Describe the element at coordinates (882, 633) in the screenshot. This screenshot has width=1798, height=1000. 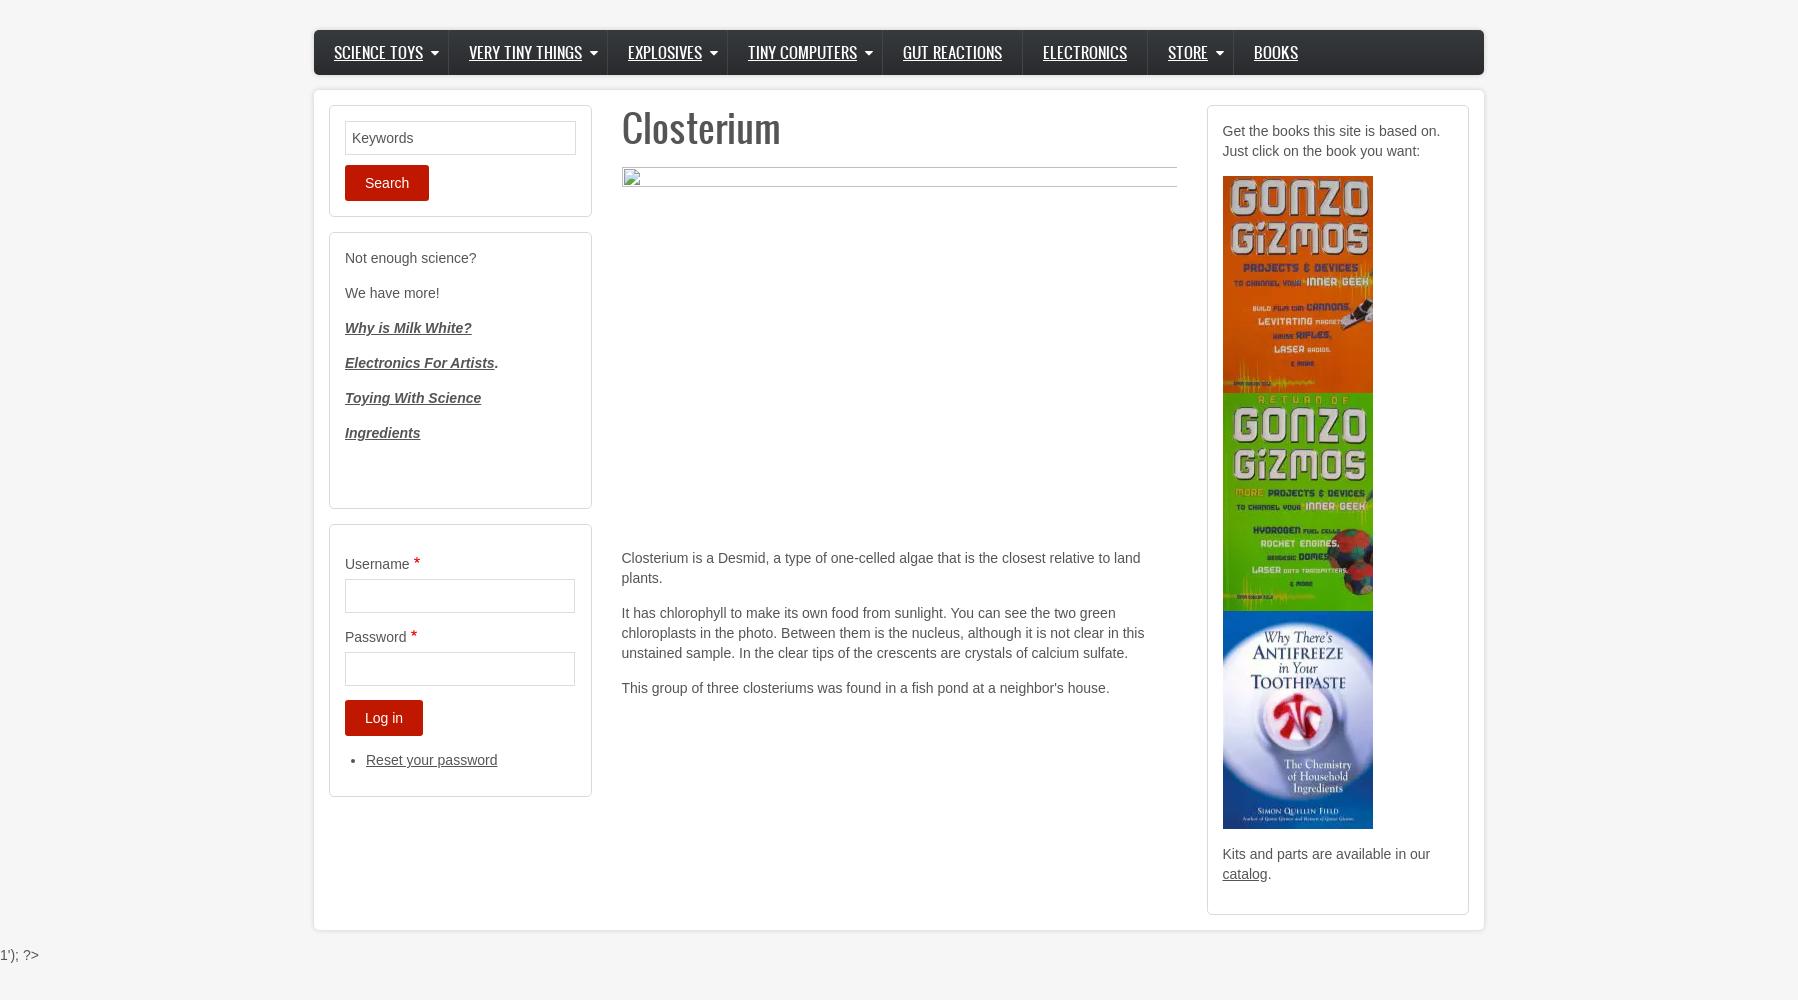
I see `'It has chlorophyll to make its own food from sunlight. You can see the two green chloroplasts in the photo. Between them is the nucleus, although it is not clear in this unstained sample. In the clear tips of the crescents are crystals of calcium sulfate.'` at that location.